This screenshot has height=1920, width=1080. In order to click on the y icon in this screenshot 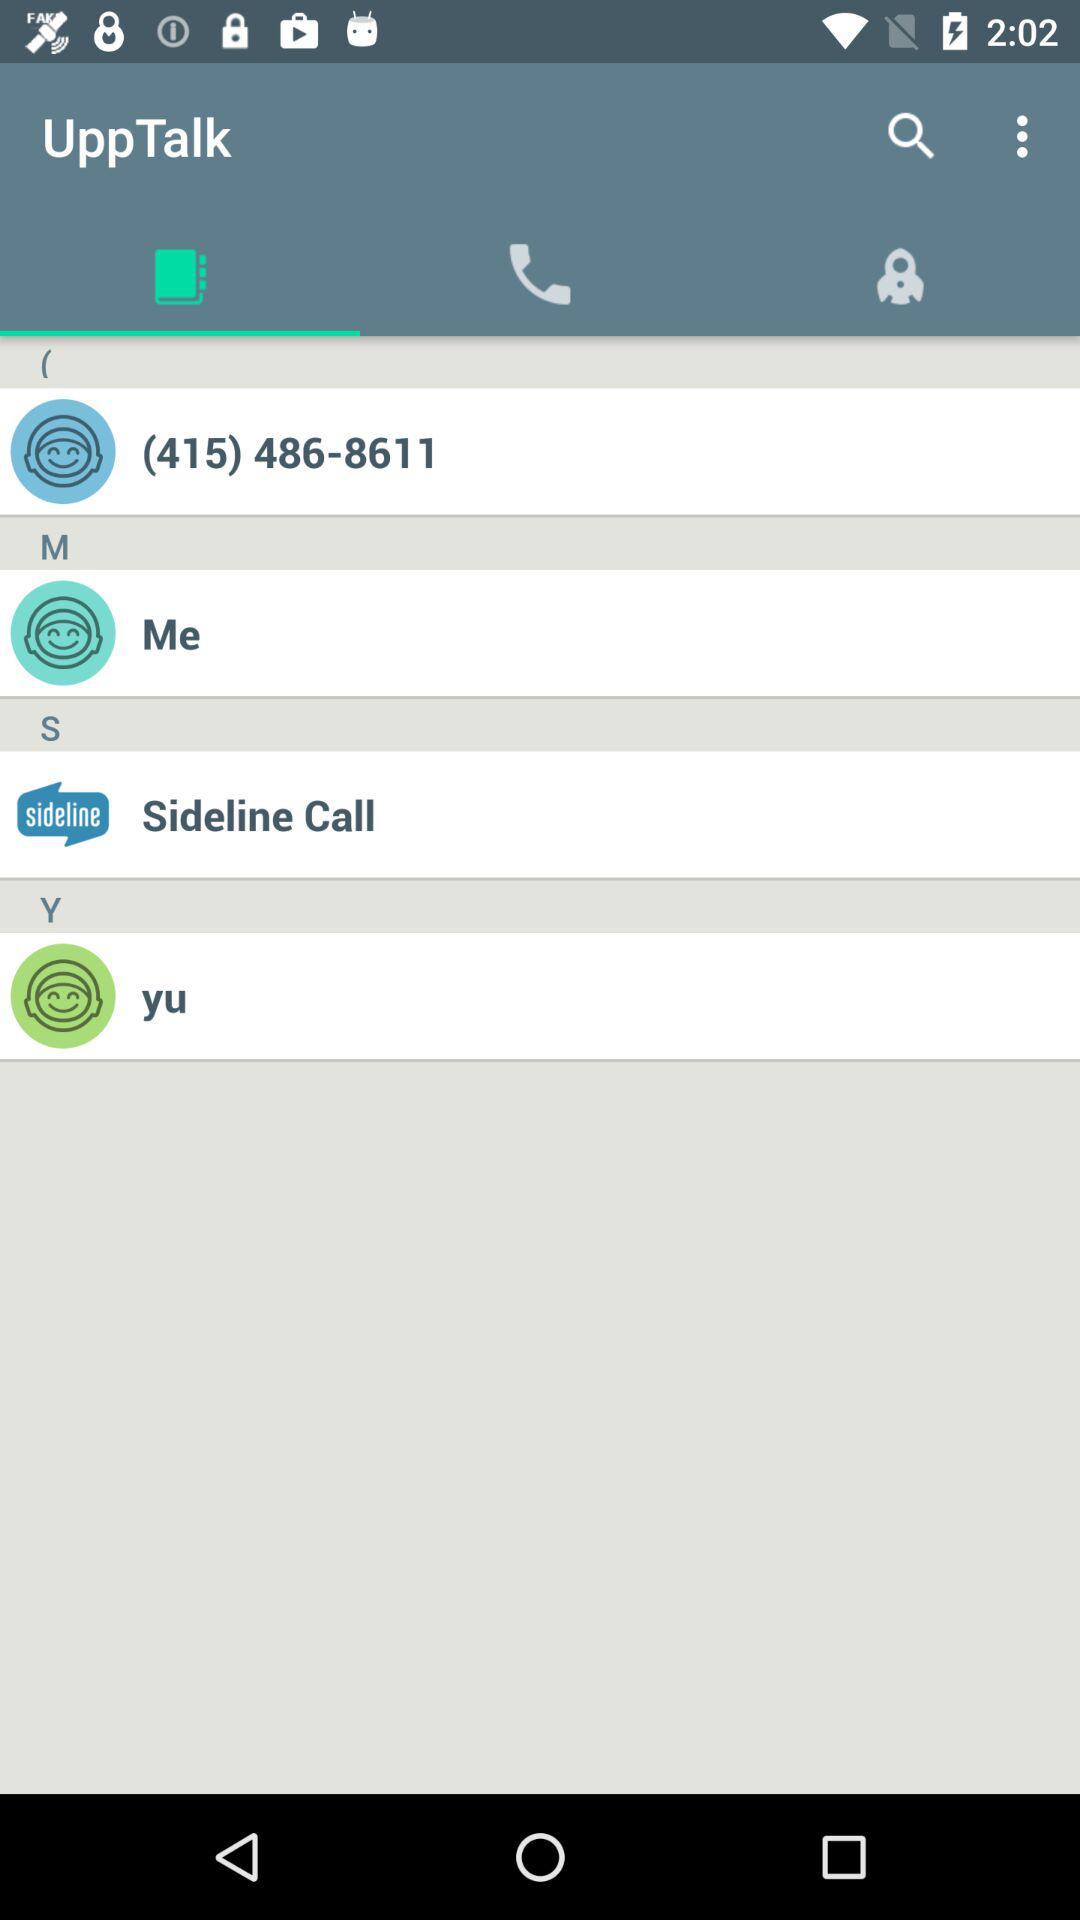, I will do `click(49, 905)`.